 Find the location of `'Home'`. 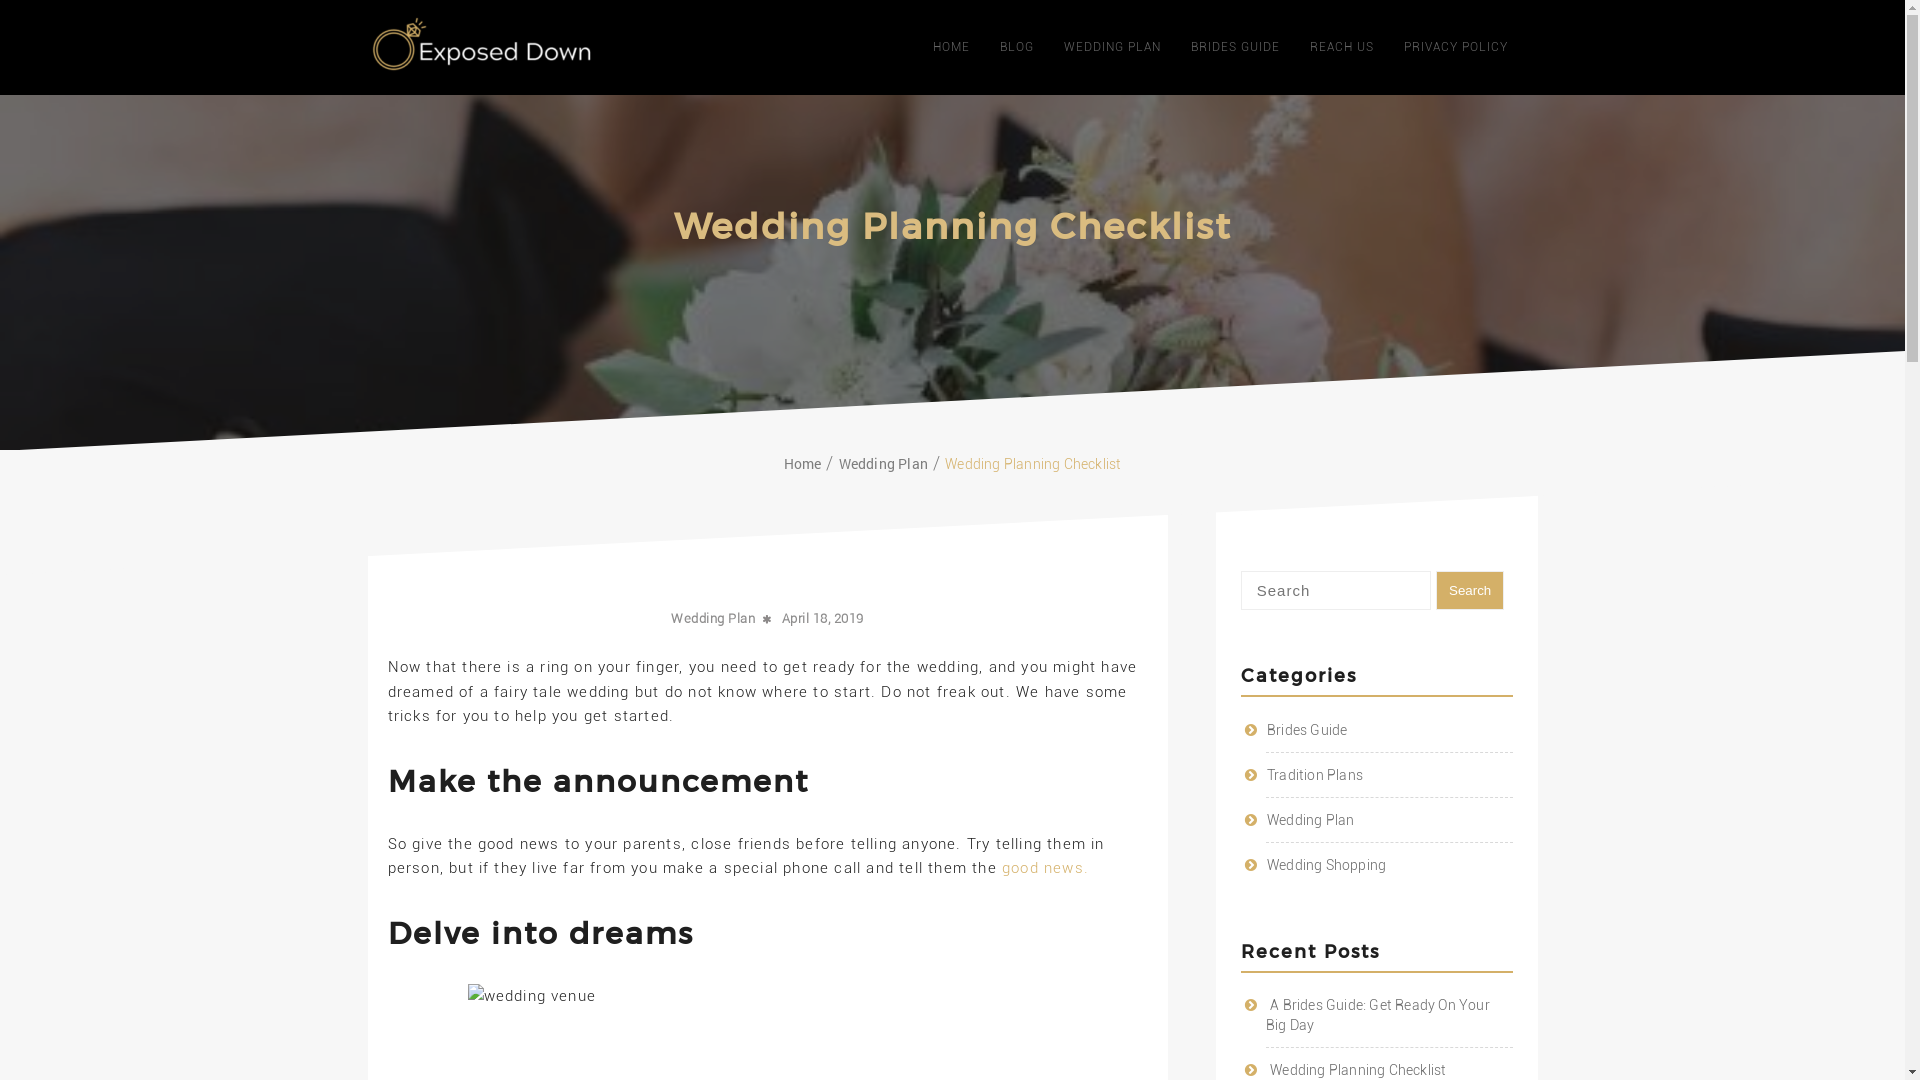

'Home' is located at coordinates (782, 463).